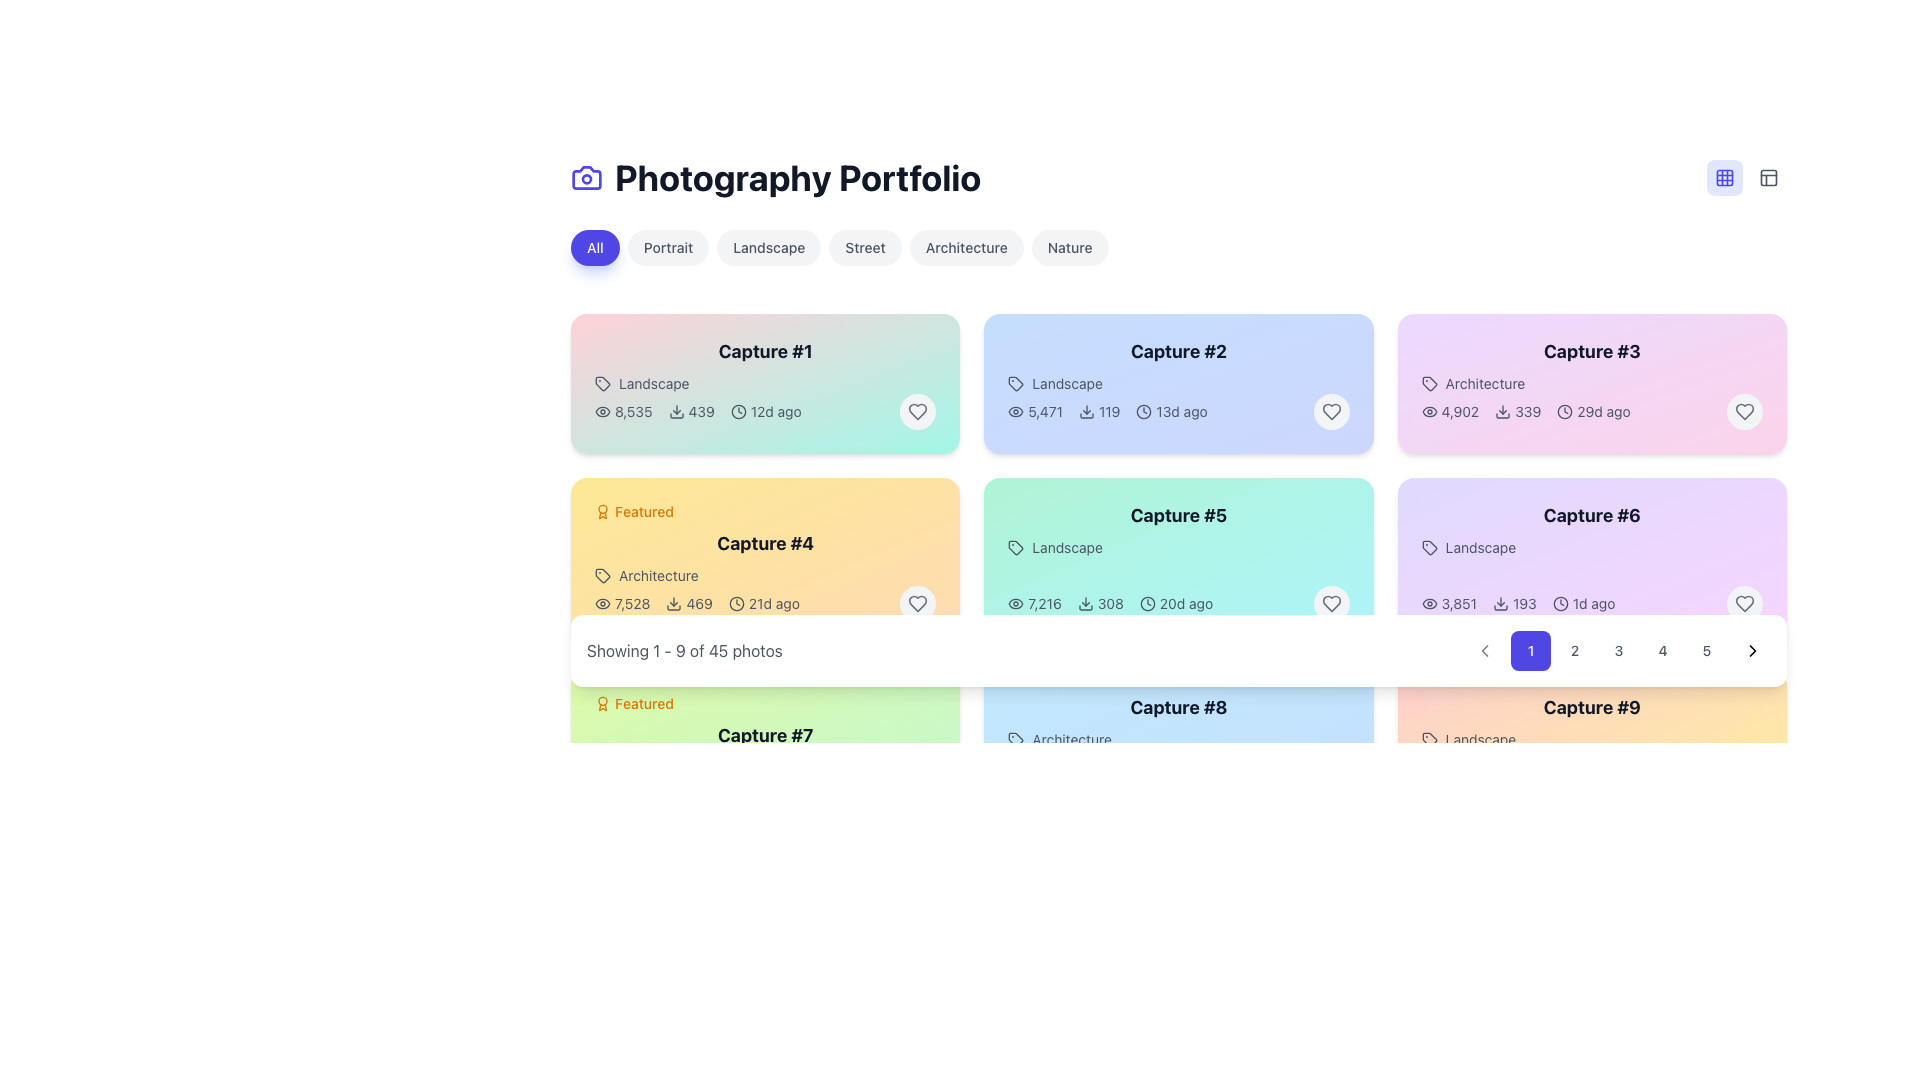  Describe the element at coordinates (689, 603) in the screenshot. I see `the Statistical Display with Icon element showing the number '469' next to a download icon, located in the information block of the photo card labeled 'Capture #4'` at that location.